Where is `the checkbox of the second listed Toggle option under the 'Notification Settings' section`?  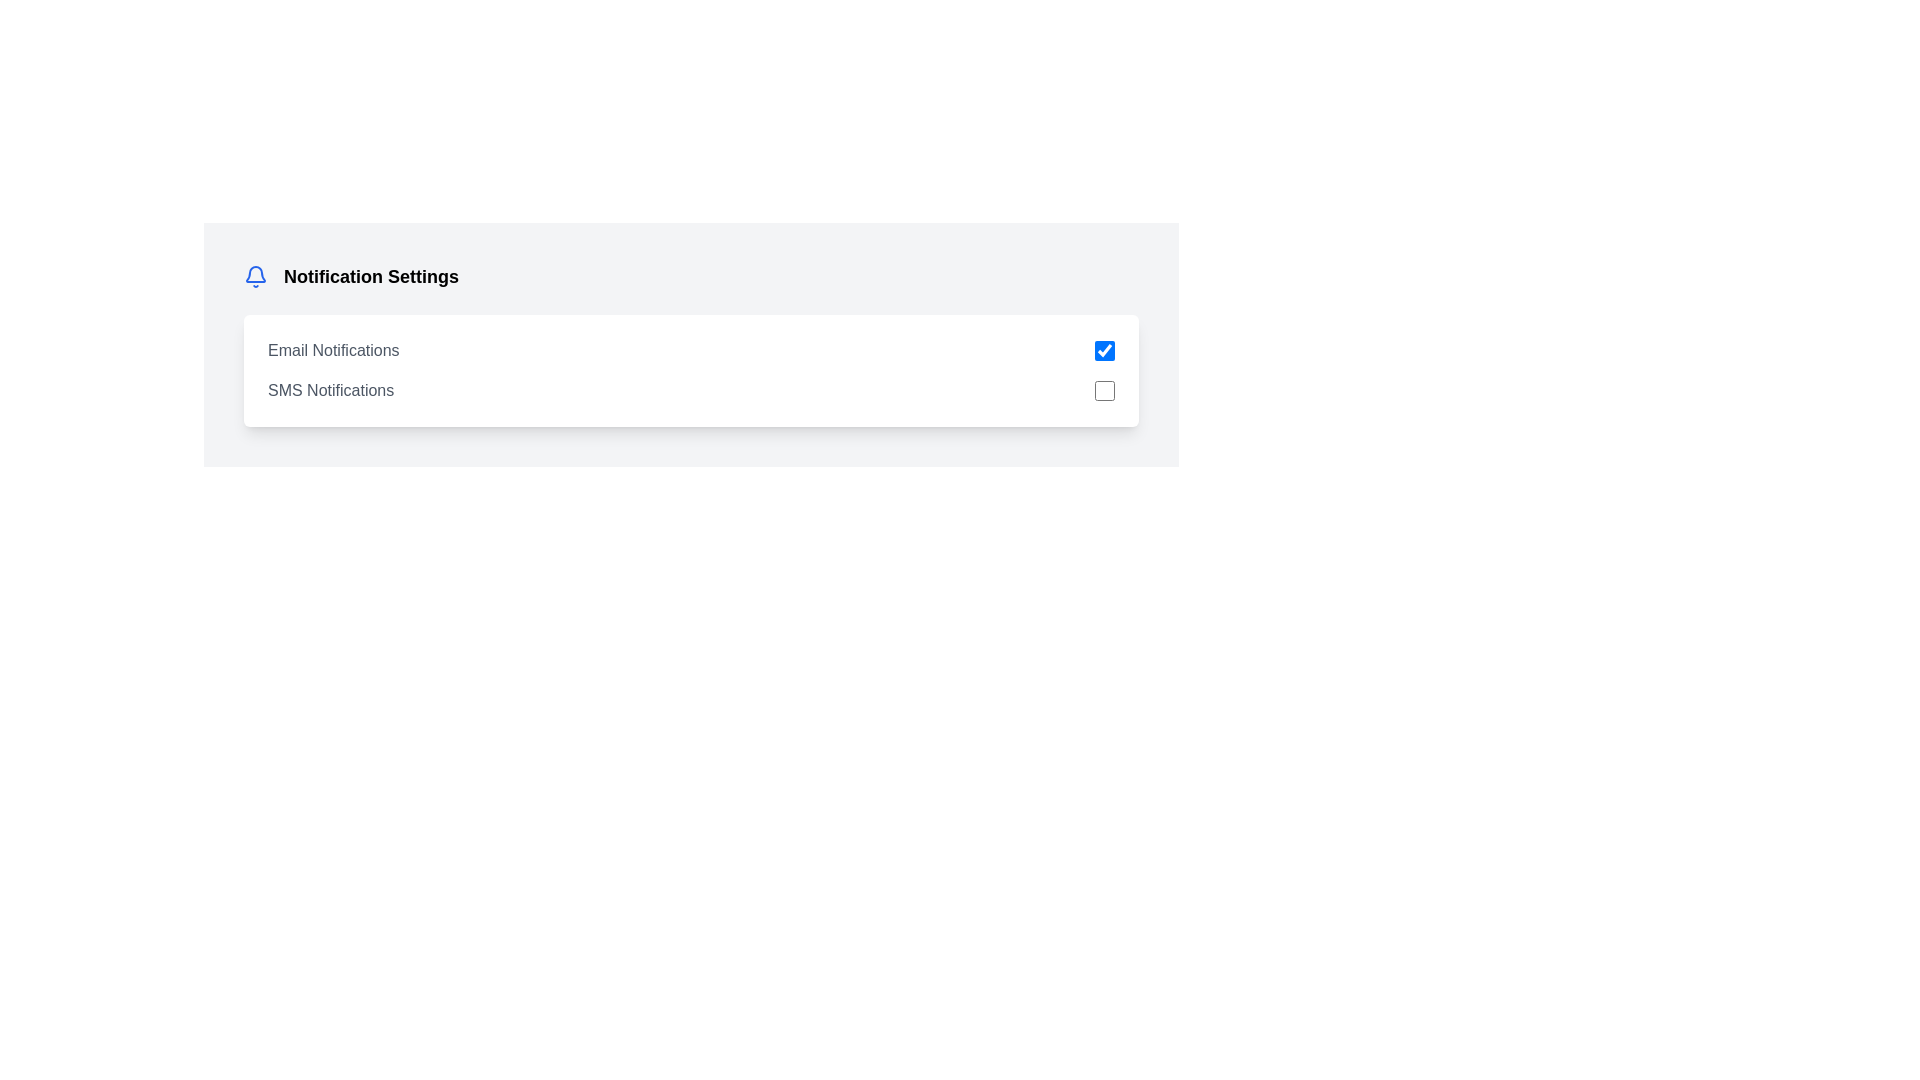
the checkbox of the second listed Toggle option under the 'Notification Settings' section is located at coordinates (691, 390).